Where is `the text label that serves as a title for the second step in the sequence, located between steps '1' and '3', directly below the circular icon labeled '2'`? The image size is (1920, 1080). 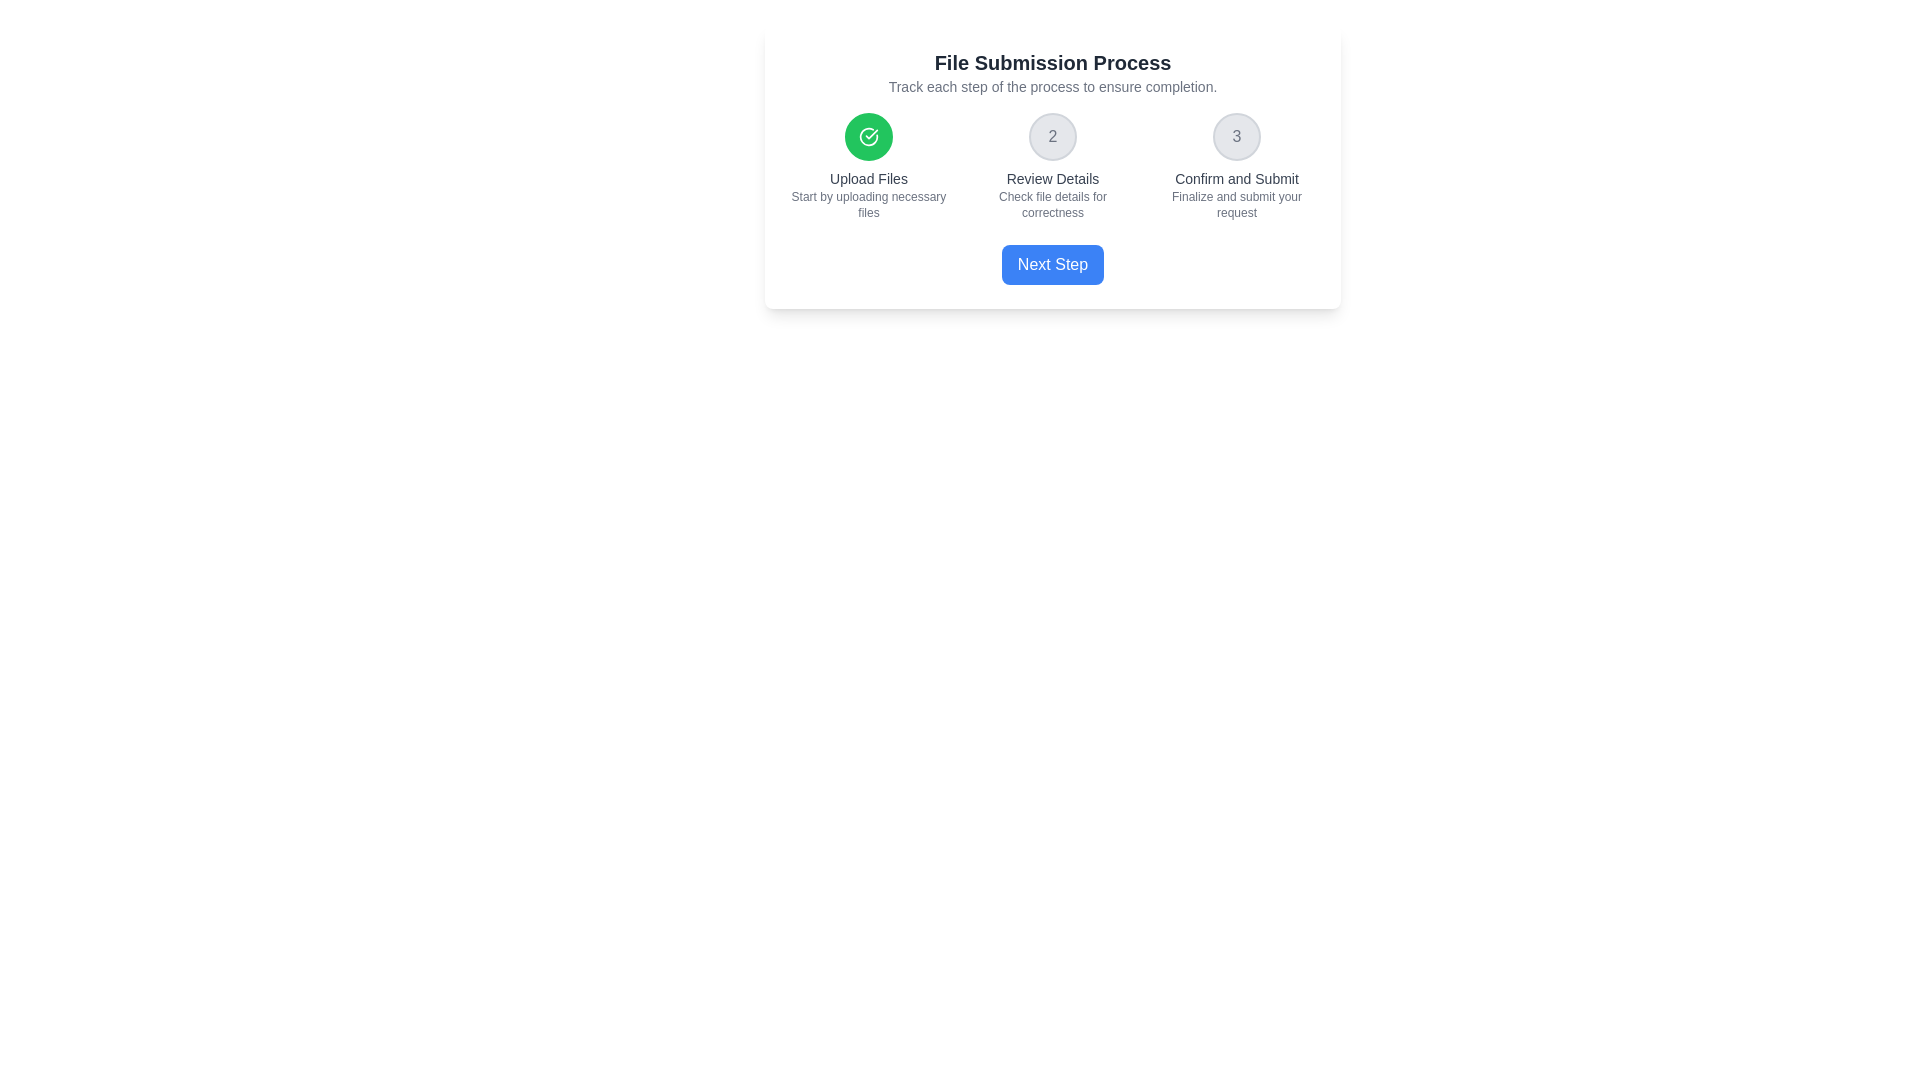 the text label that serves as a title for the second step in the sequence, located between steps '1' and '3', directly below the circular icon labeled '2' is located at coordinates (1051, 177).